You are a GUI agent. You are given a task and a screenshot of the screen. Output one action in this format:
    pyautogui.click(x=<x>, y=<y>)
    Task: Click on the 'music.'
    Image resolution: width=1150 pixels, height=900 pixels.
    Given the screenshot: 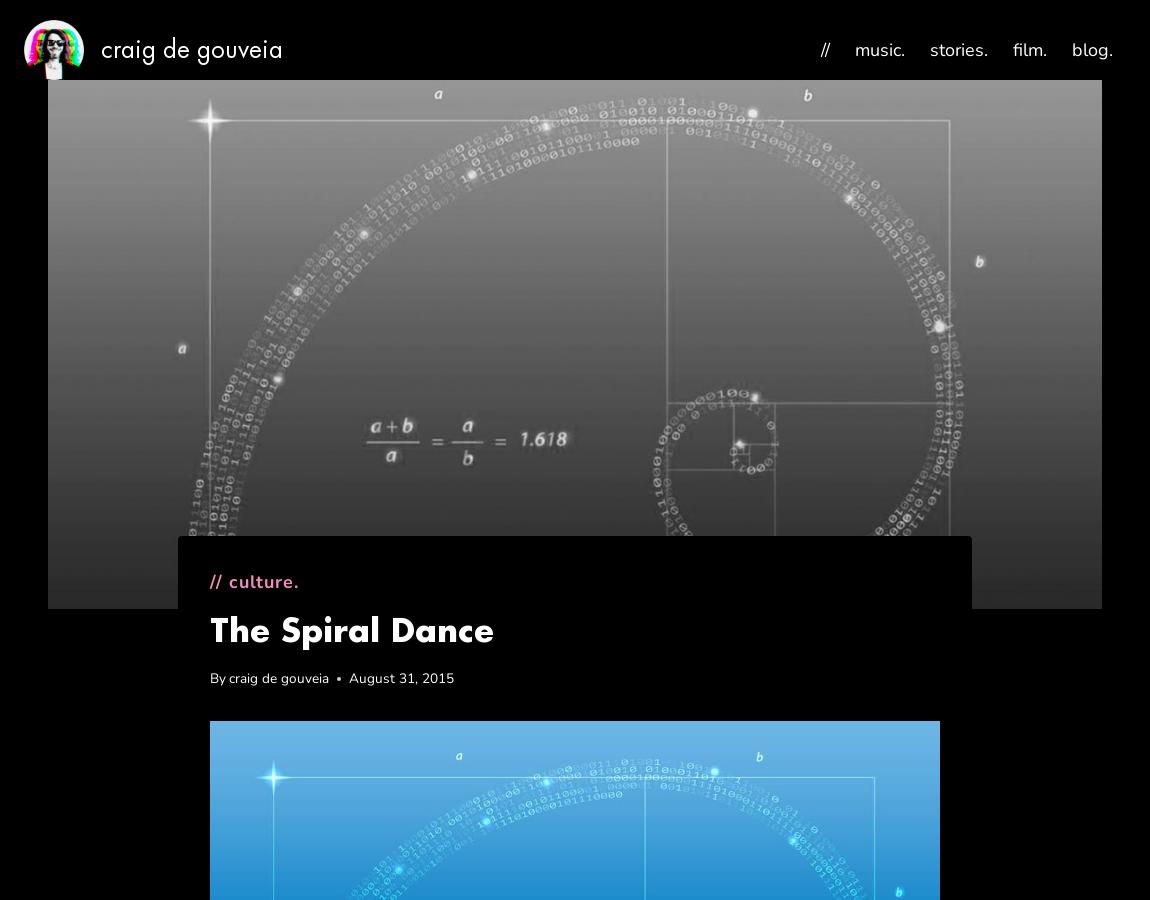 What is the action you would take?
    pyautogui.click(x=878, y=47)
    